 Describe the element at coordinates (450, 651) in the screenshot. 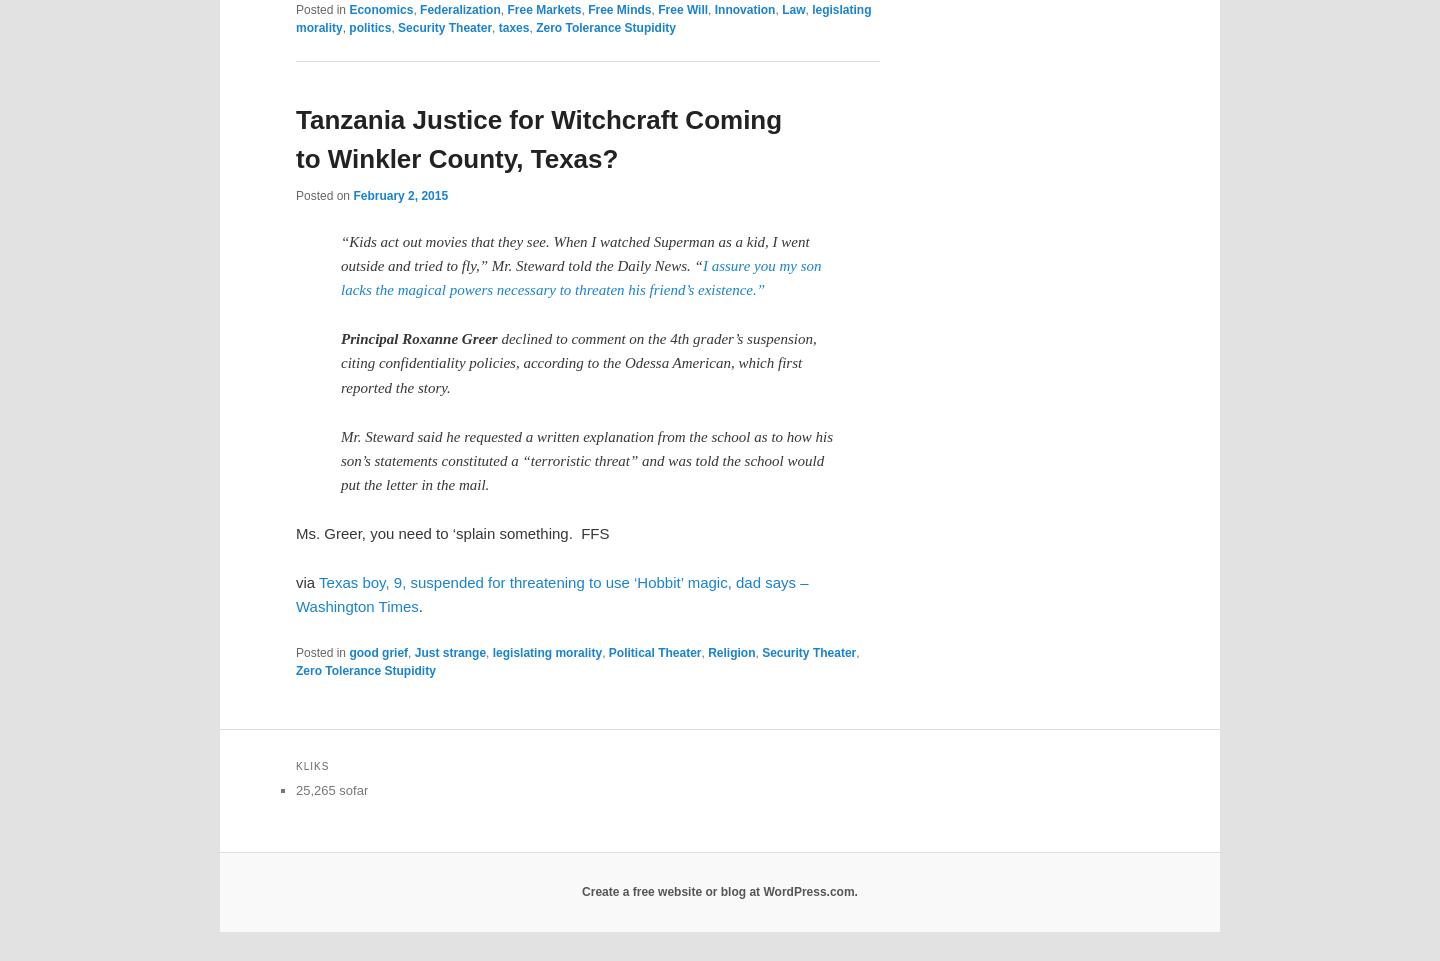

I see `'Just strange'` at that location.